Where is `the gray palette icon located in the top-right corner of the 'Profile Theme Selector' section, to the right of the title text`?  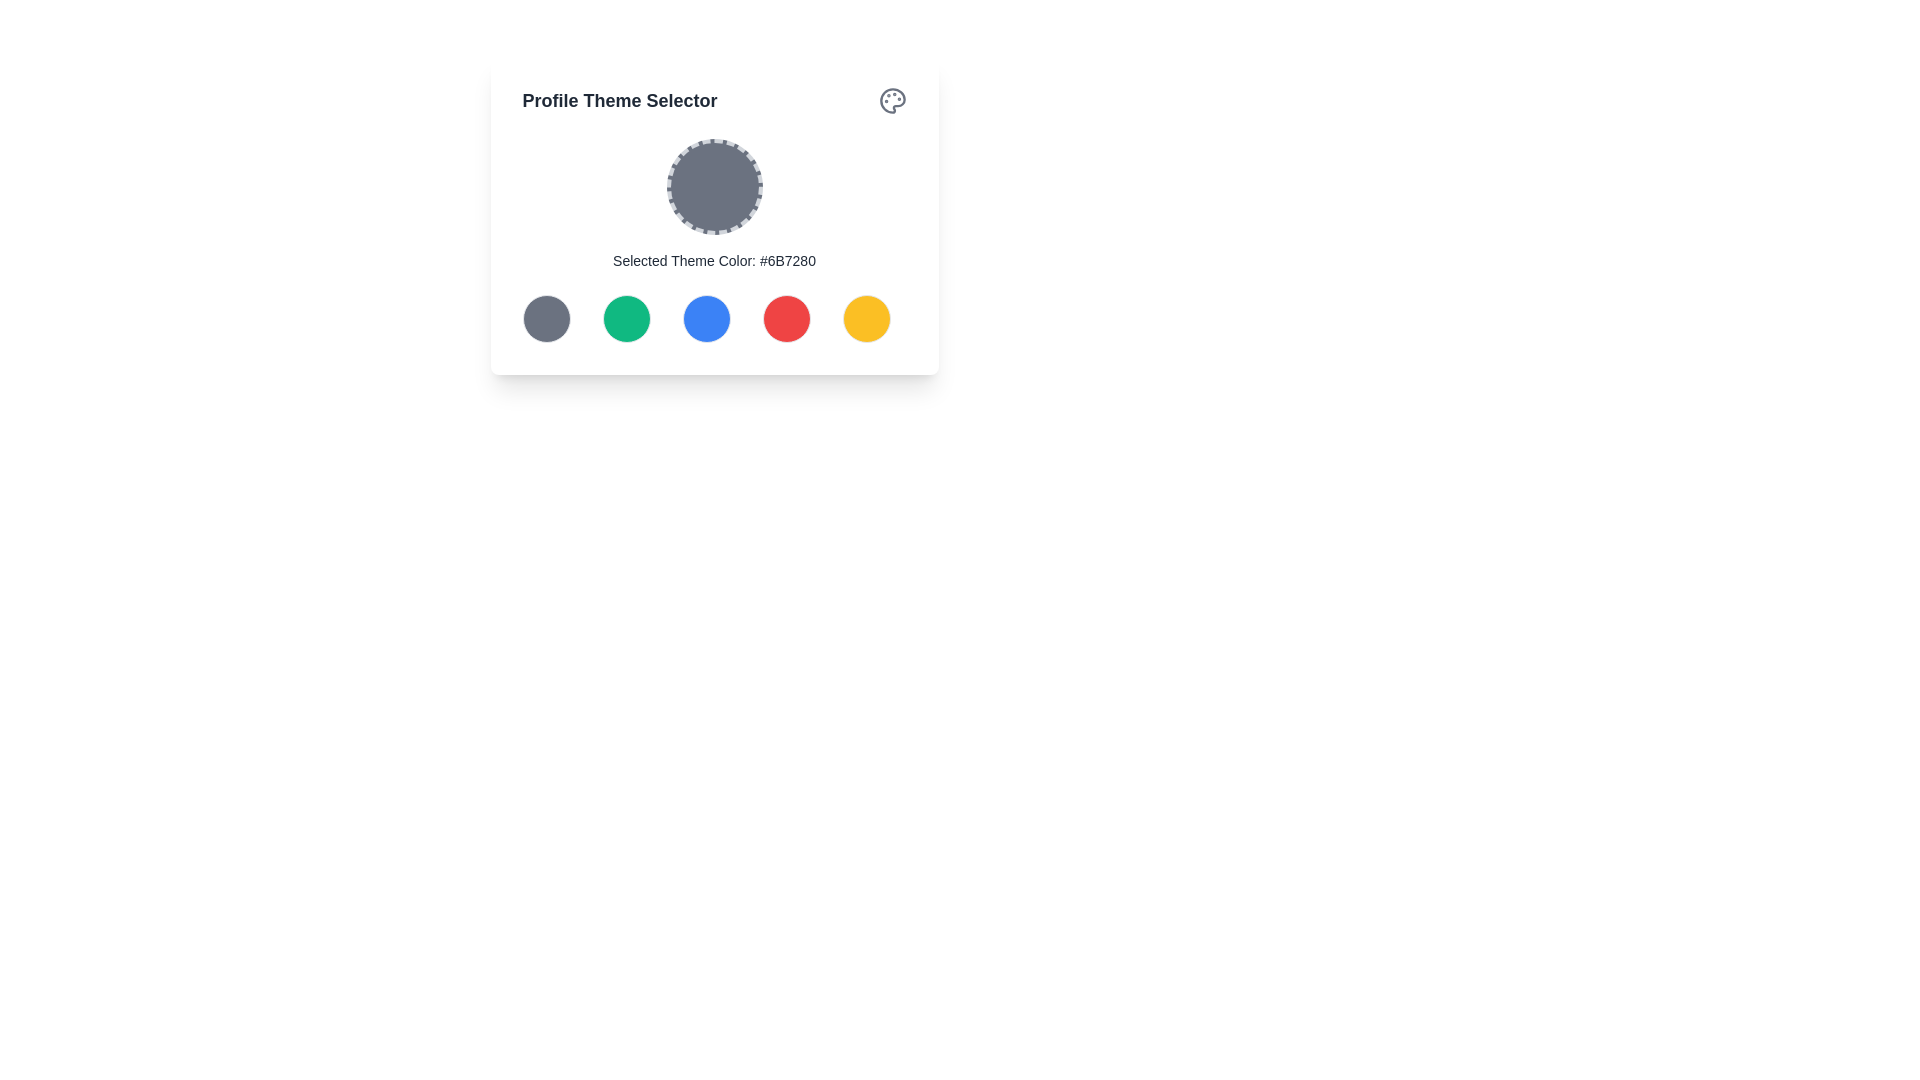 the gray palette icon located in the top-right corner of the 'Profile Theme Selector' section, to the right of the title text is located at coordinates (891, 100).